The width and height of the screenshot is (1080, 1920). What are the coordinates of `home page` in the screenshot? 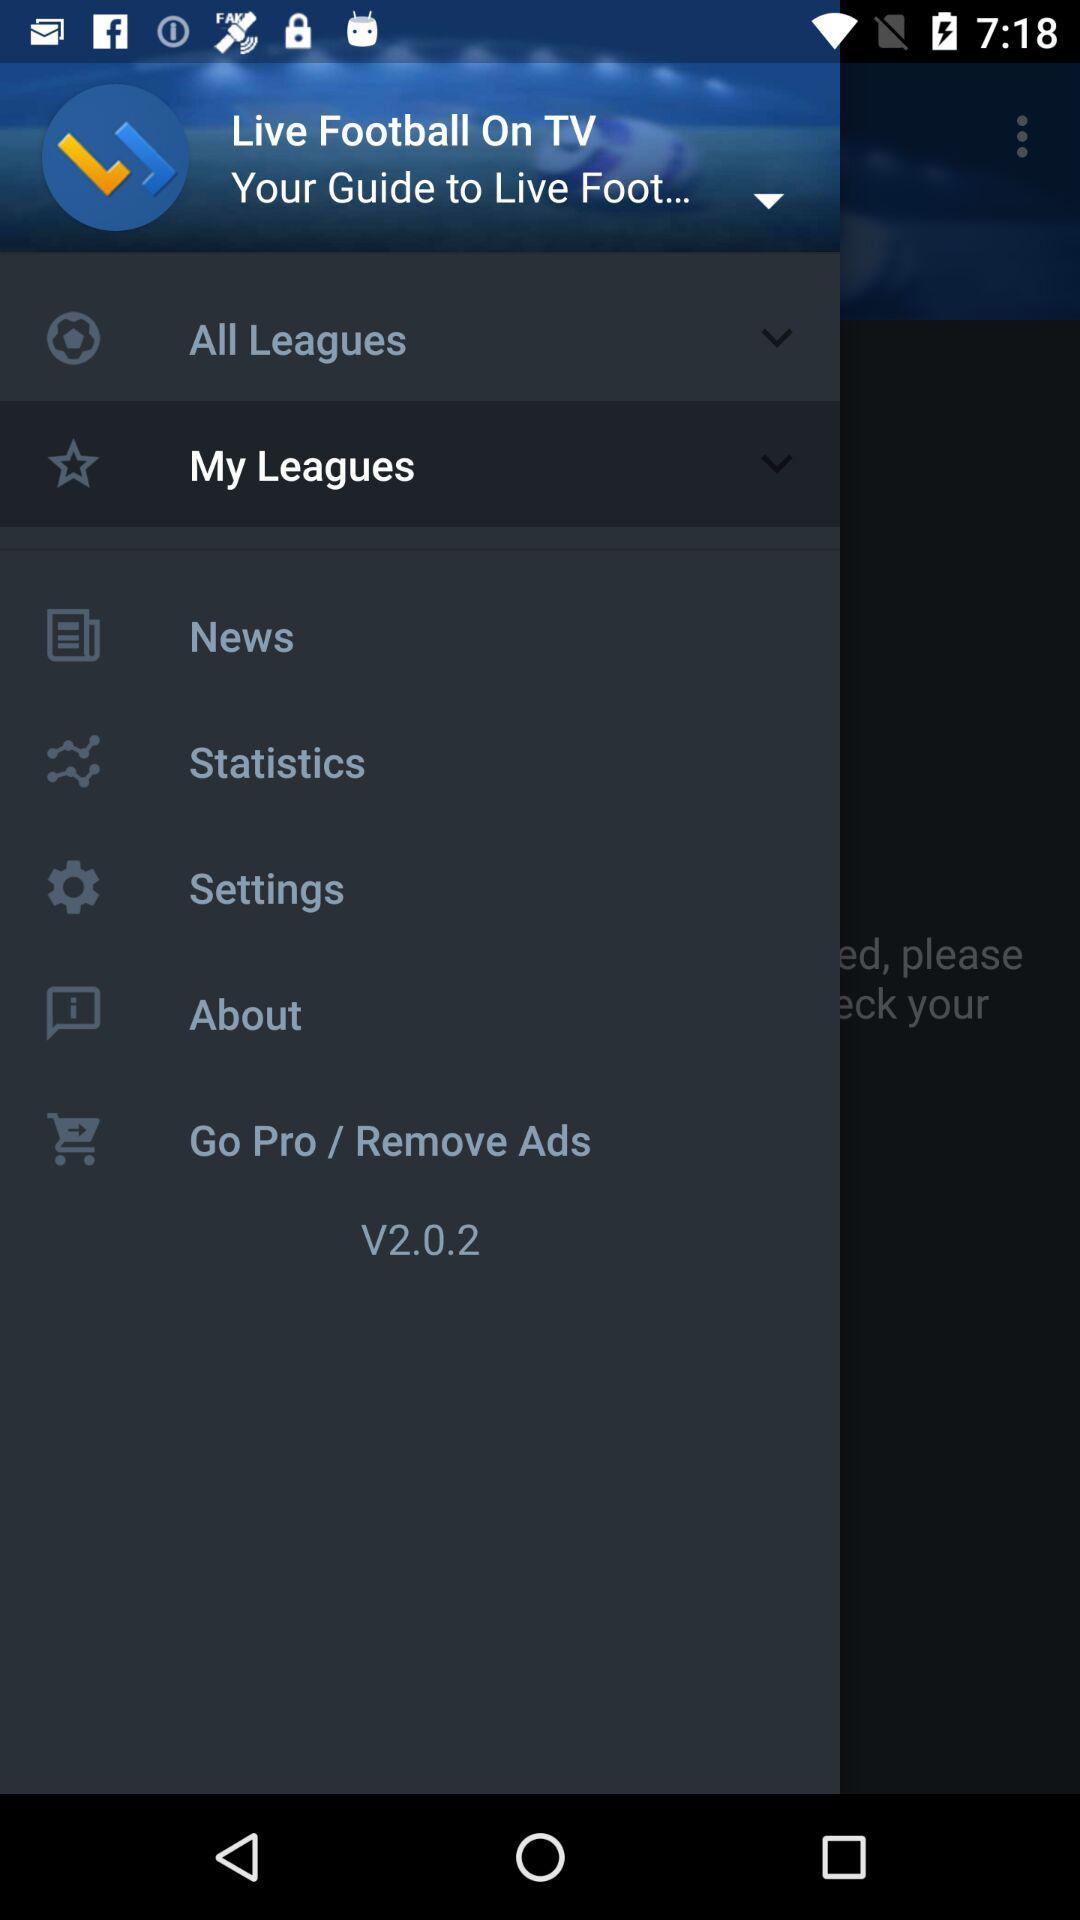 It's located at (115, 156).